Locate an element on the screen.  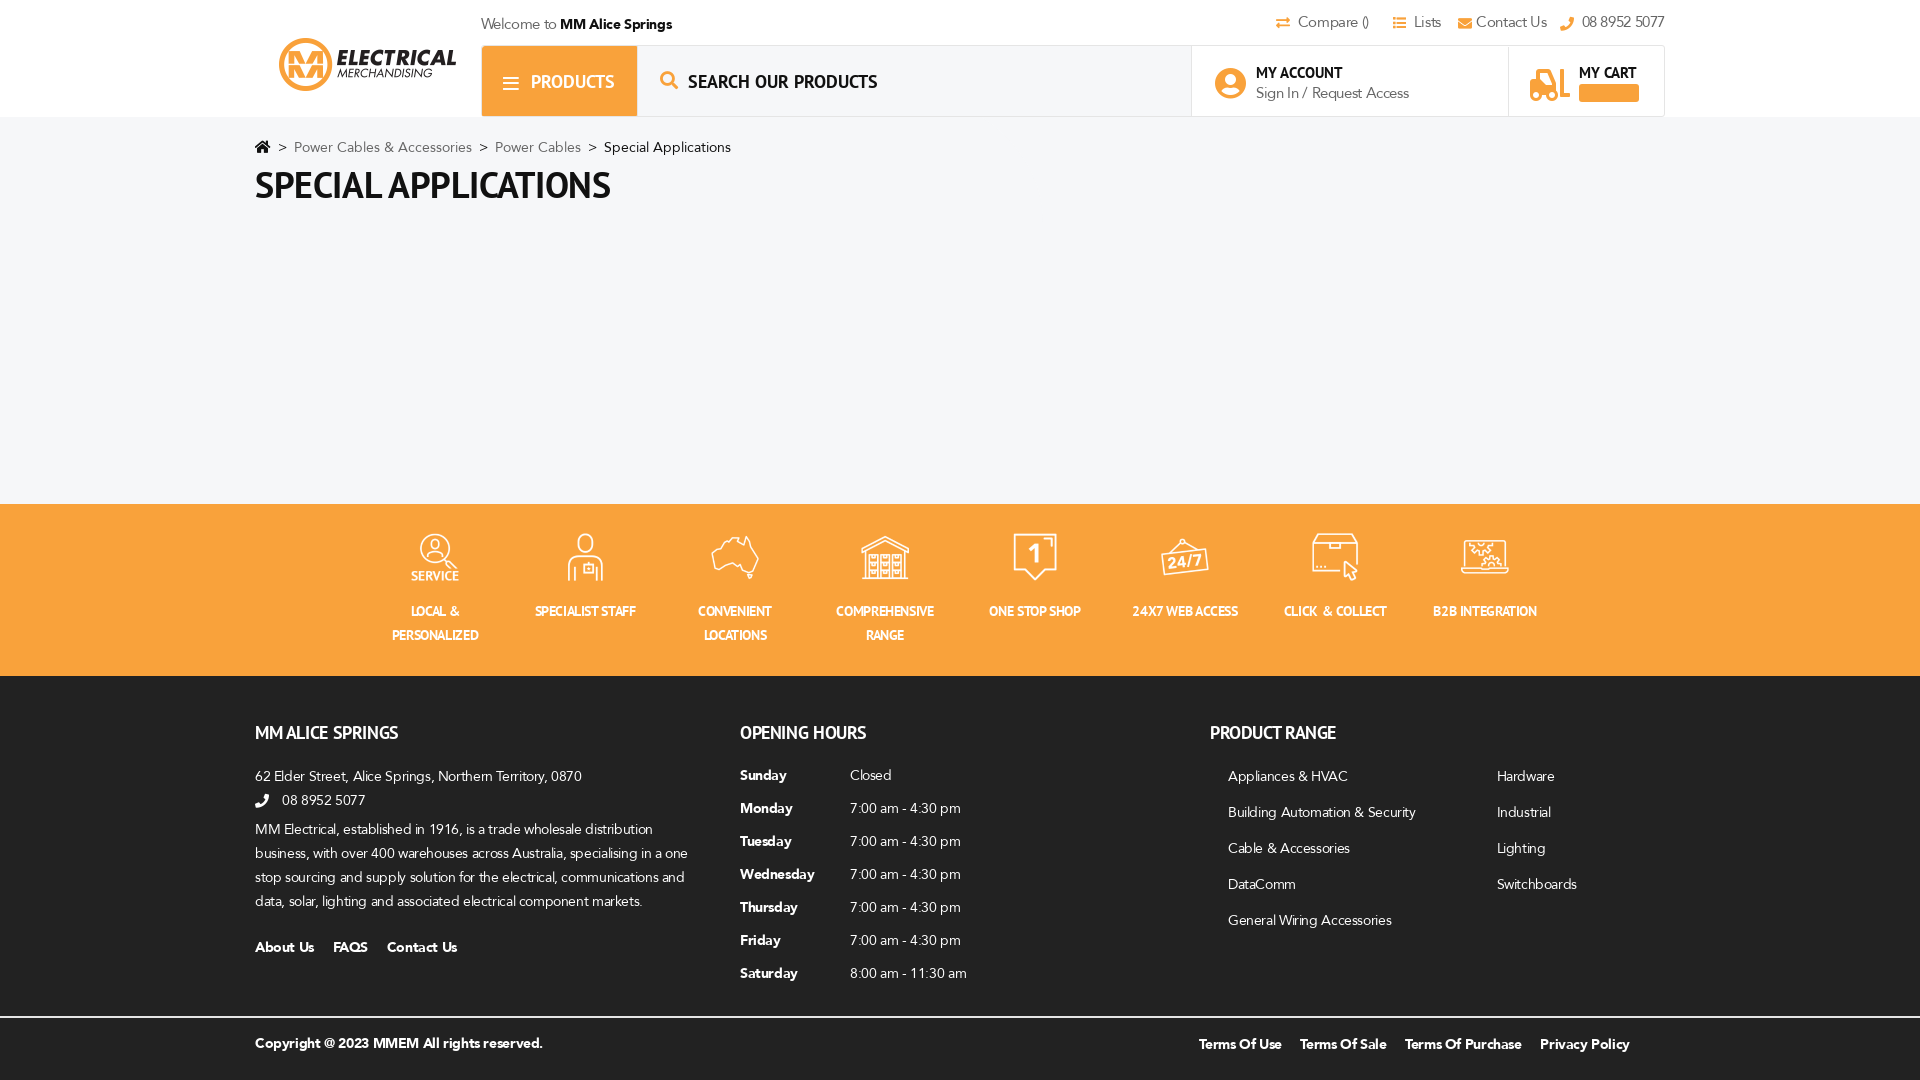
'Request Access' is located at coordinates (1360, 92).